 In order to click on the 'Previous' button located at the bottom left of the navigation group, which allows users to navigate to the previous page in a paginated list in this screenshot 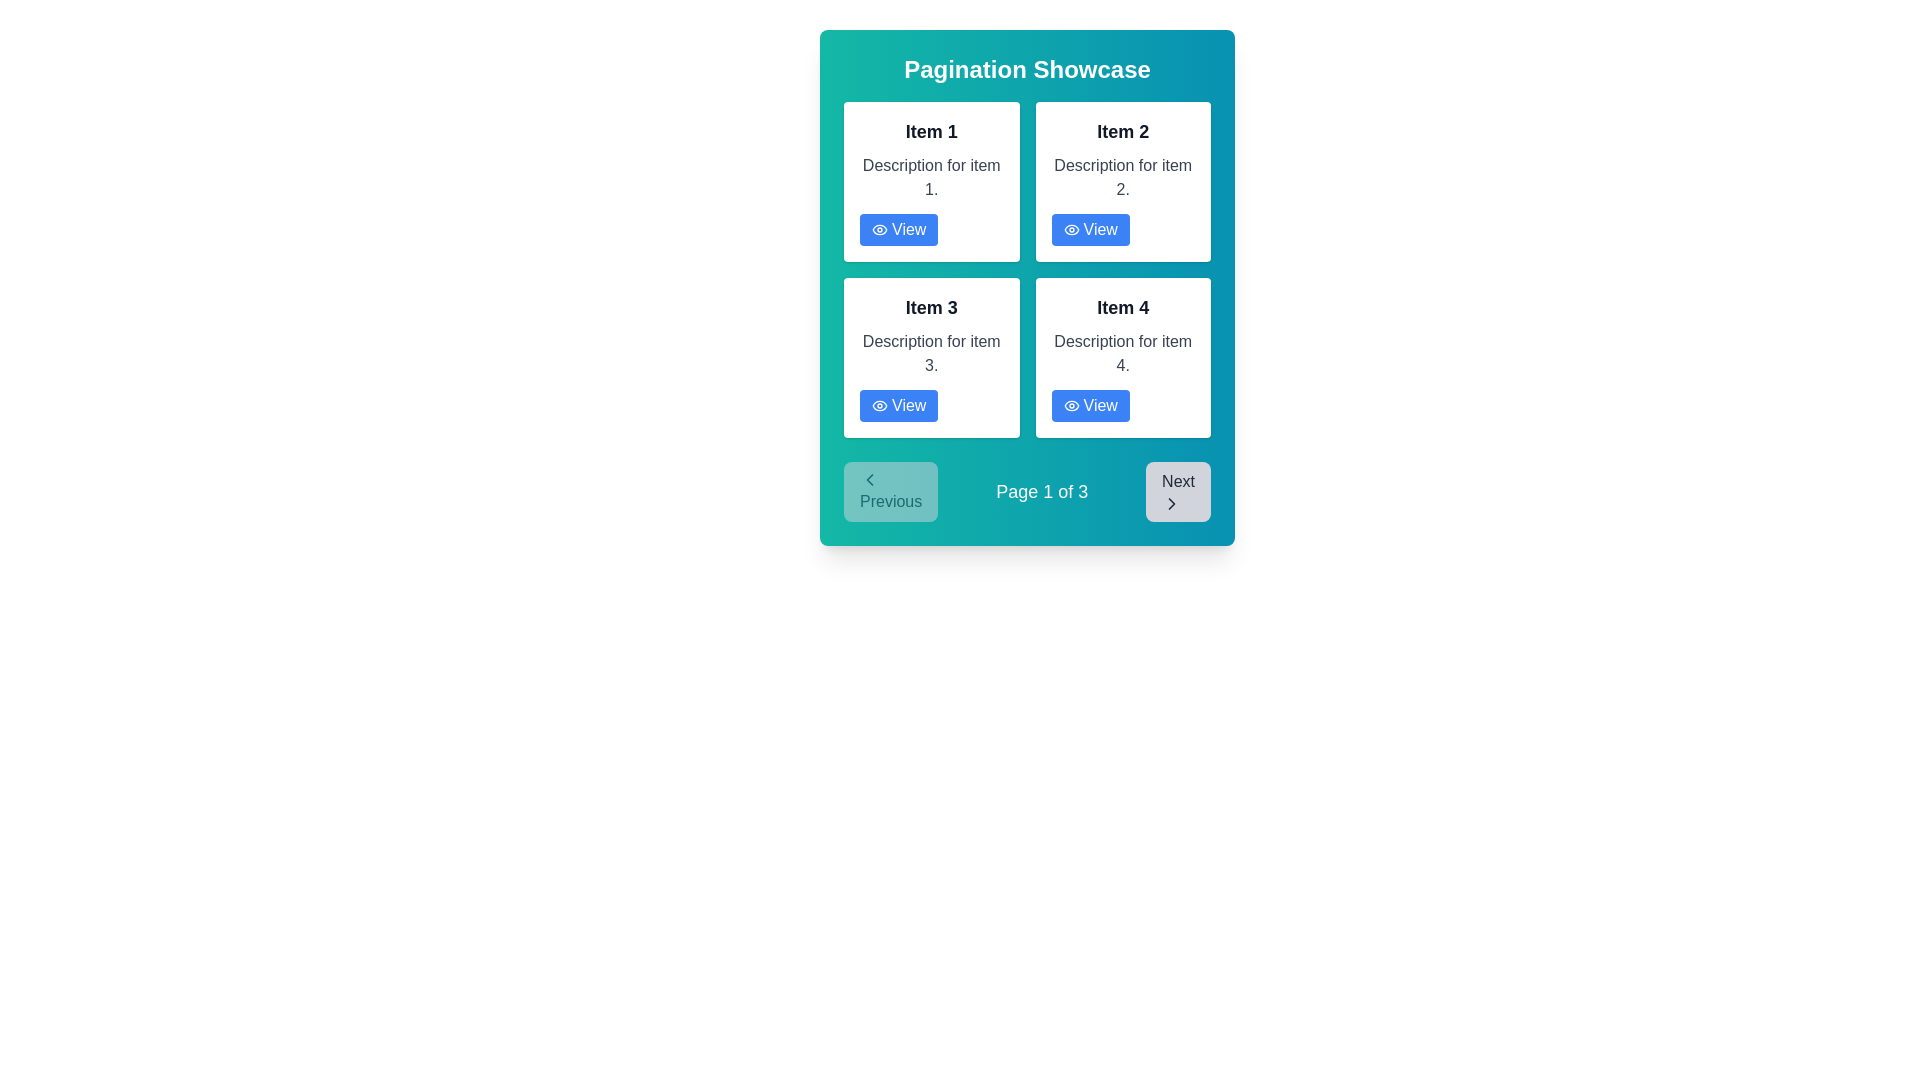, I will do `click(890, 492)`.